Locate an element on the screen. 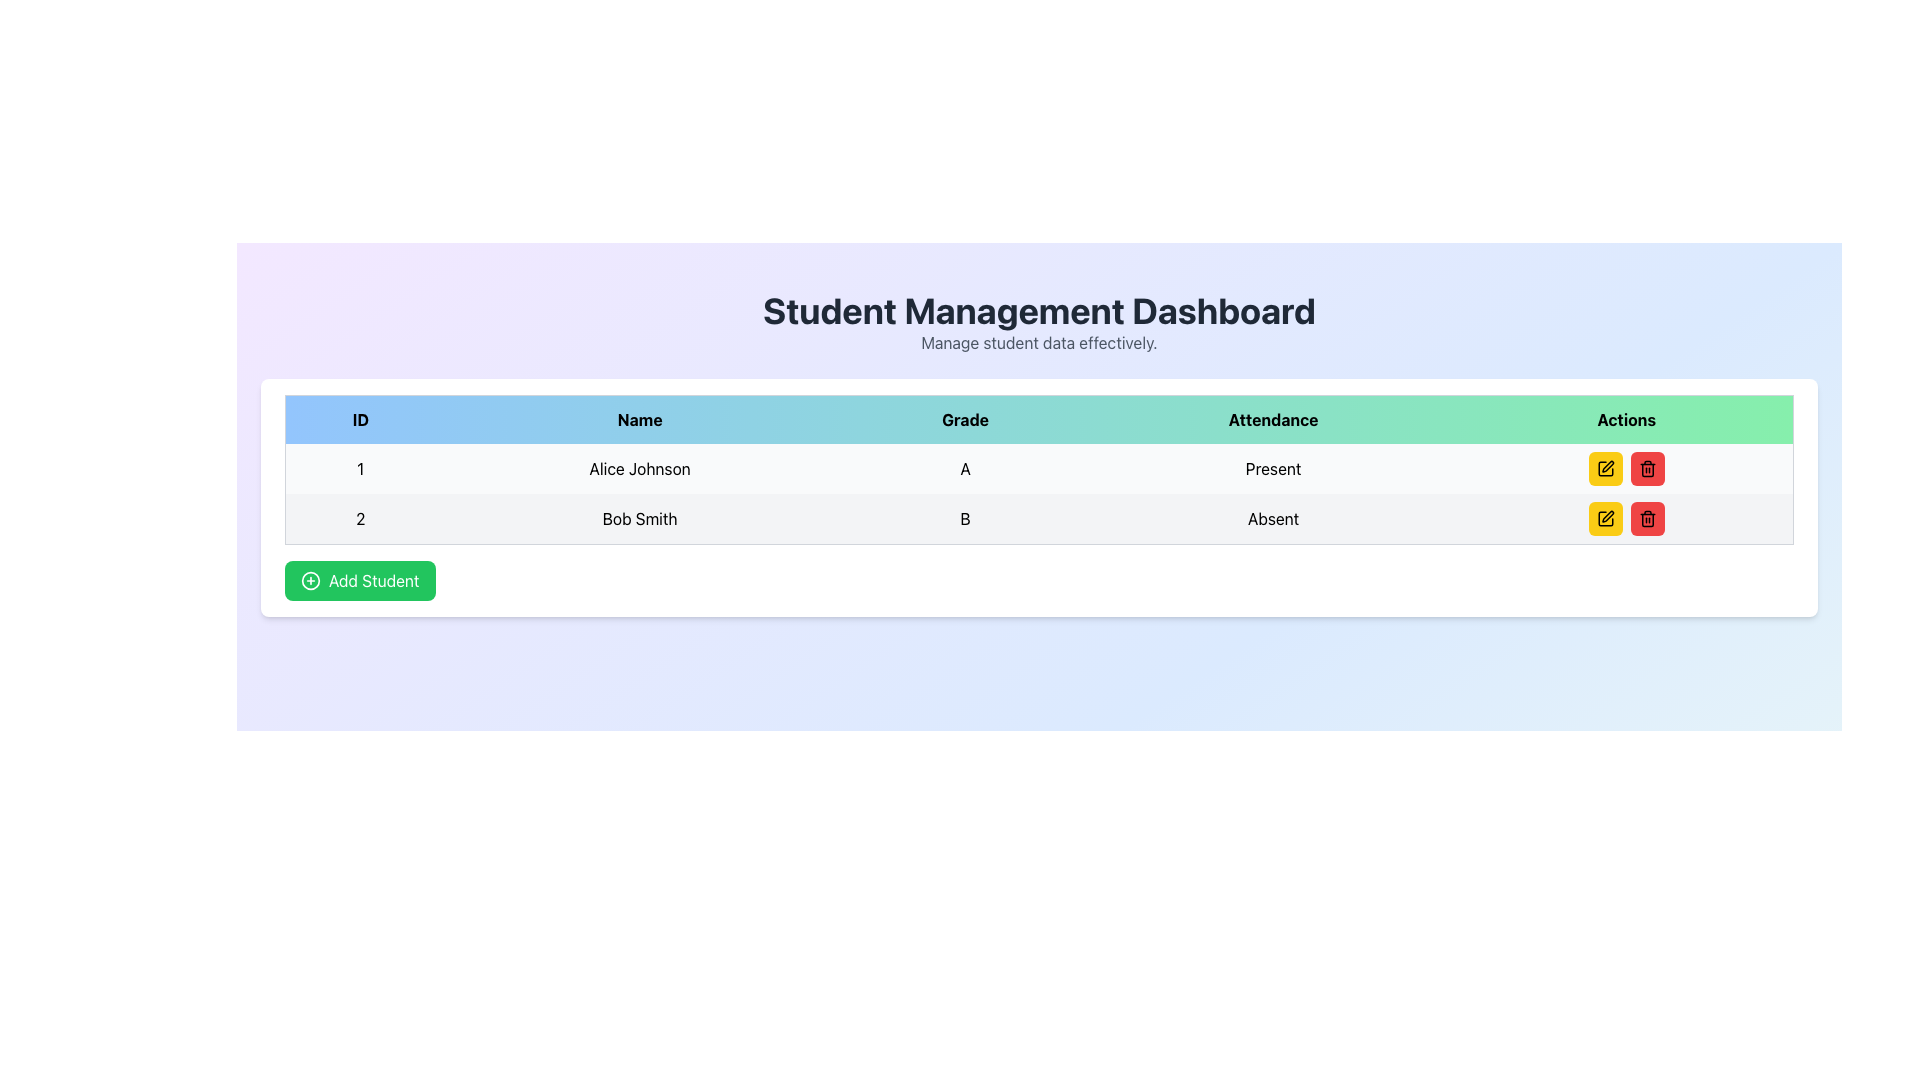 The image size is (1920, 1080). the character 'A' located in the 'Grade' column of the row corresponding to Alice Johnson, which is styled with padding and is positioned between the 'Name' and 'Attendance' columns is located at coordinates (965, 469).